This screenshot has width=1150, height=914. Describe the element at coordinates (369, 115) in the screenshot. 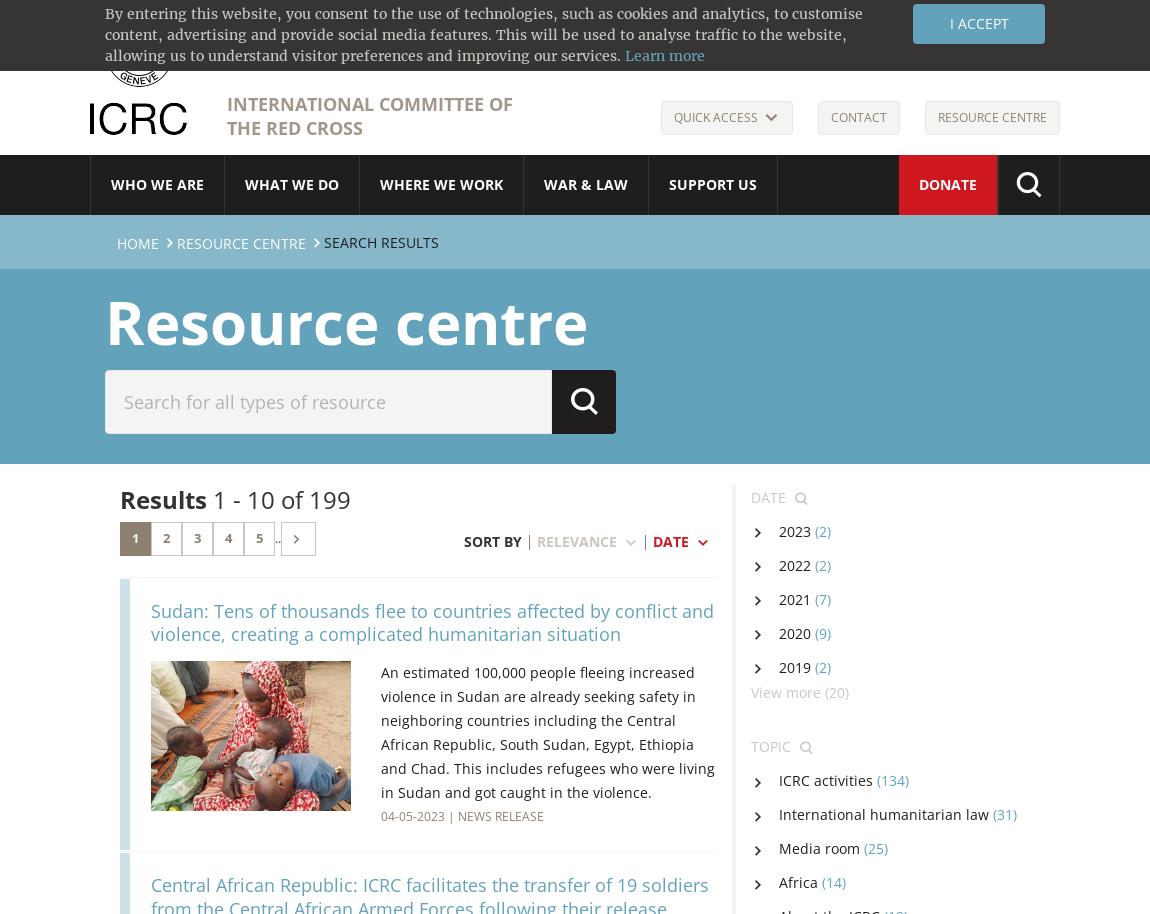

I see `'International Committee of the Red Cross'` at that location.